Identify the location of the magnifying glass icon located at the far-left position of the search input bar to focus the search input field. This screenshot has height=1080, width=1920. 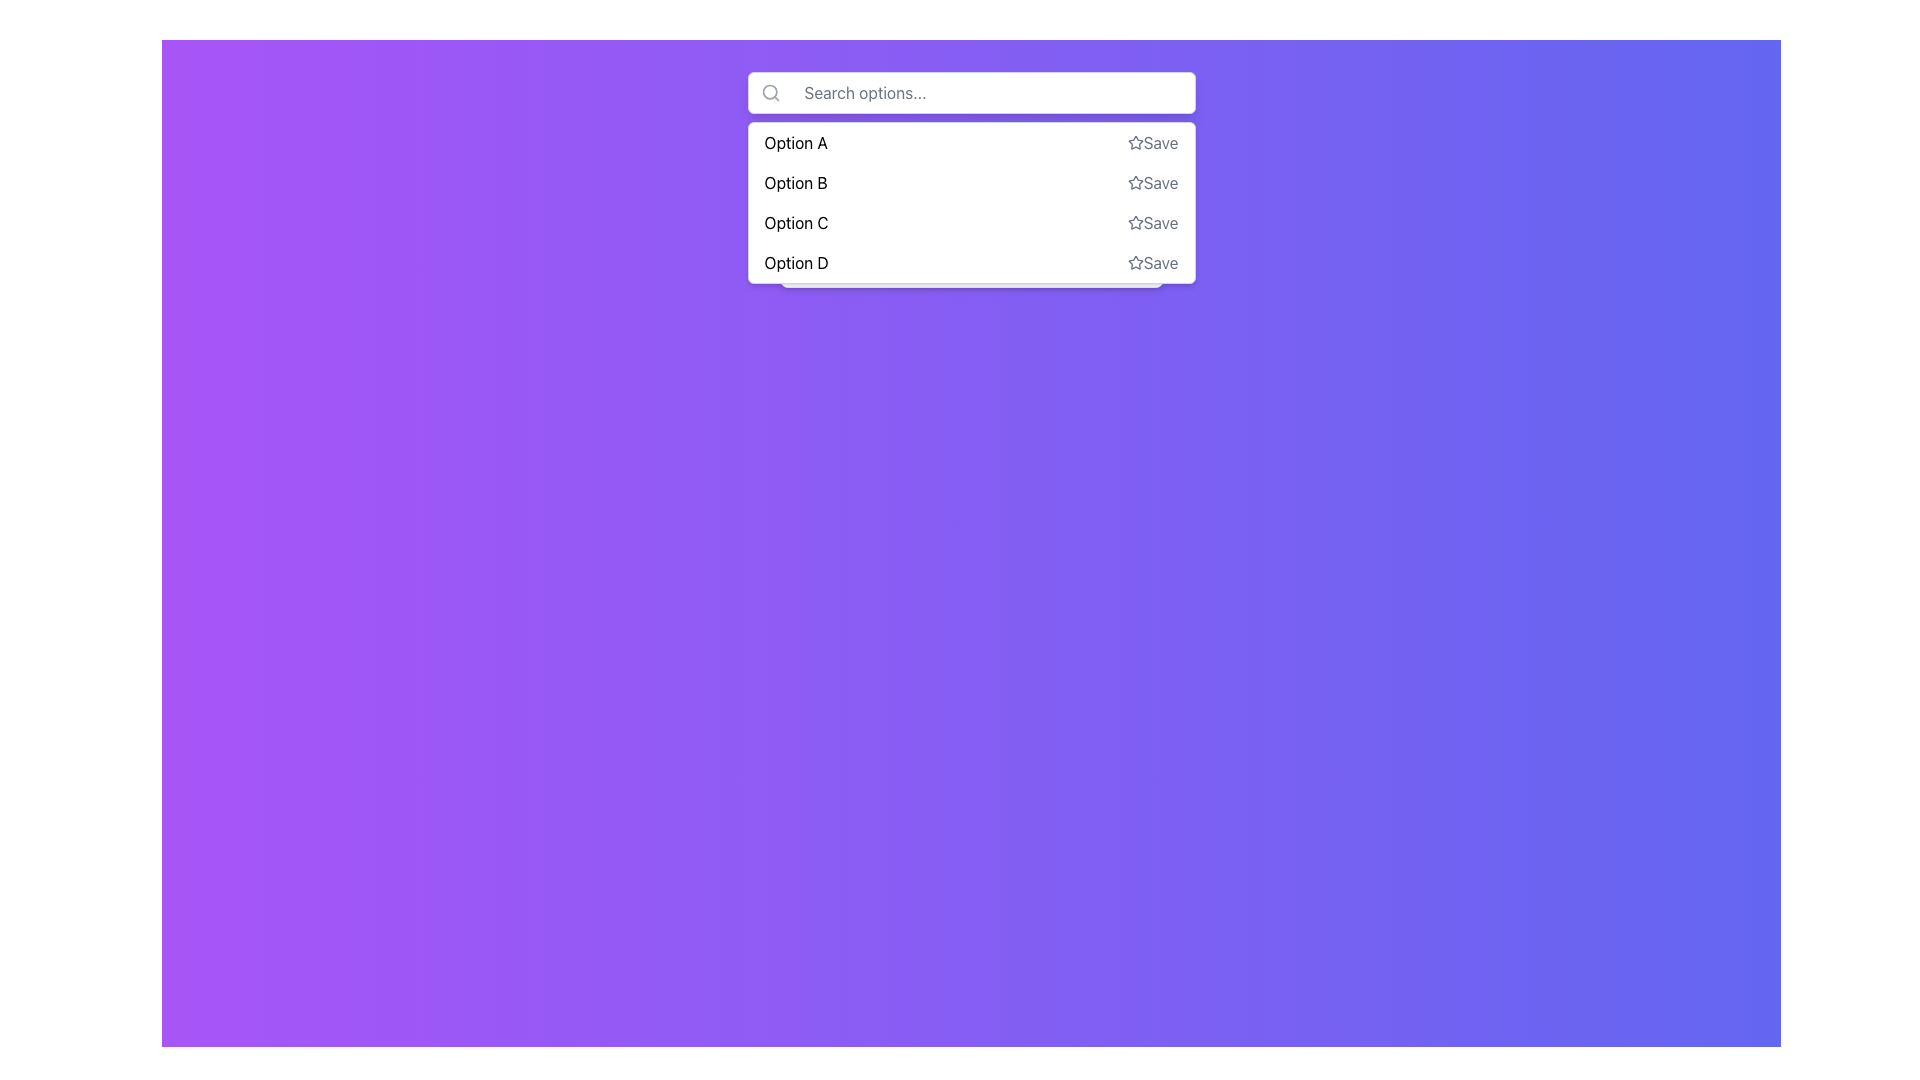
(769, 92).